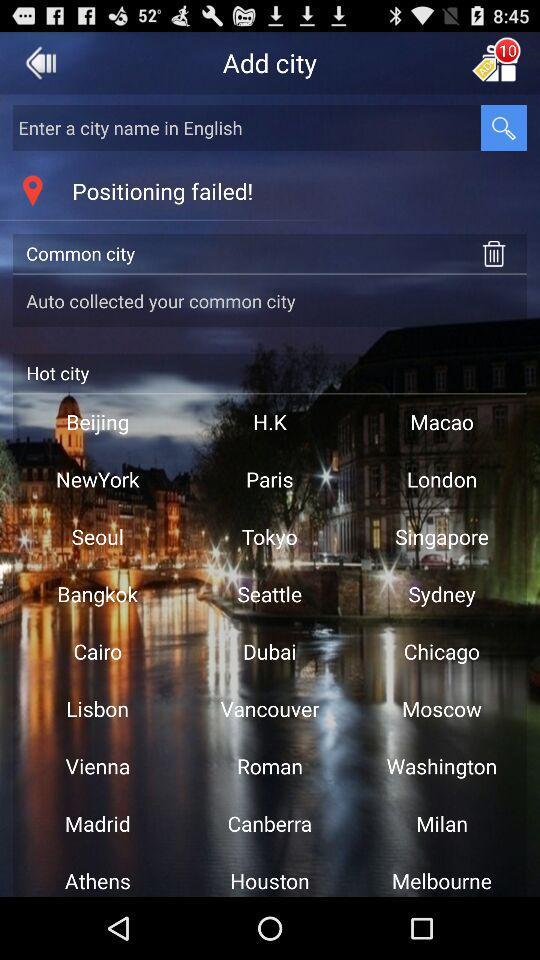 This screenshot has height=960, width=540. Describe the element at coordinates (41, 67) in the screenshot. I see `the av_rewind icon` at that location.